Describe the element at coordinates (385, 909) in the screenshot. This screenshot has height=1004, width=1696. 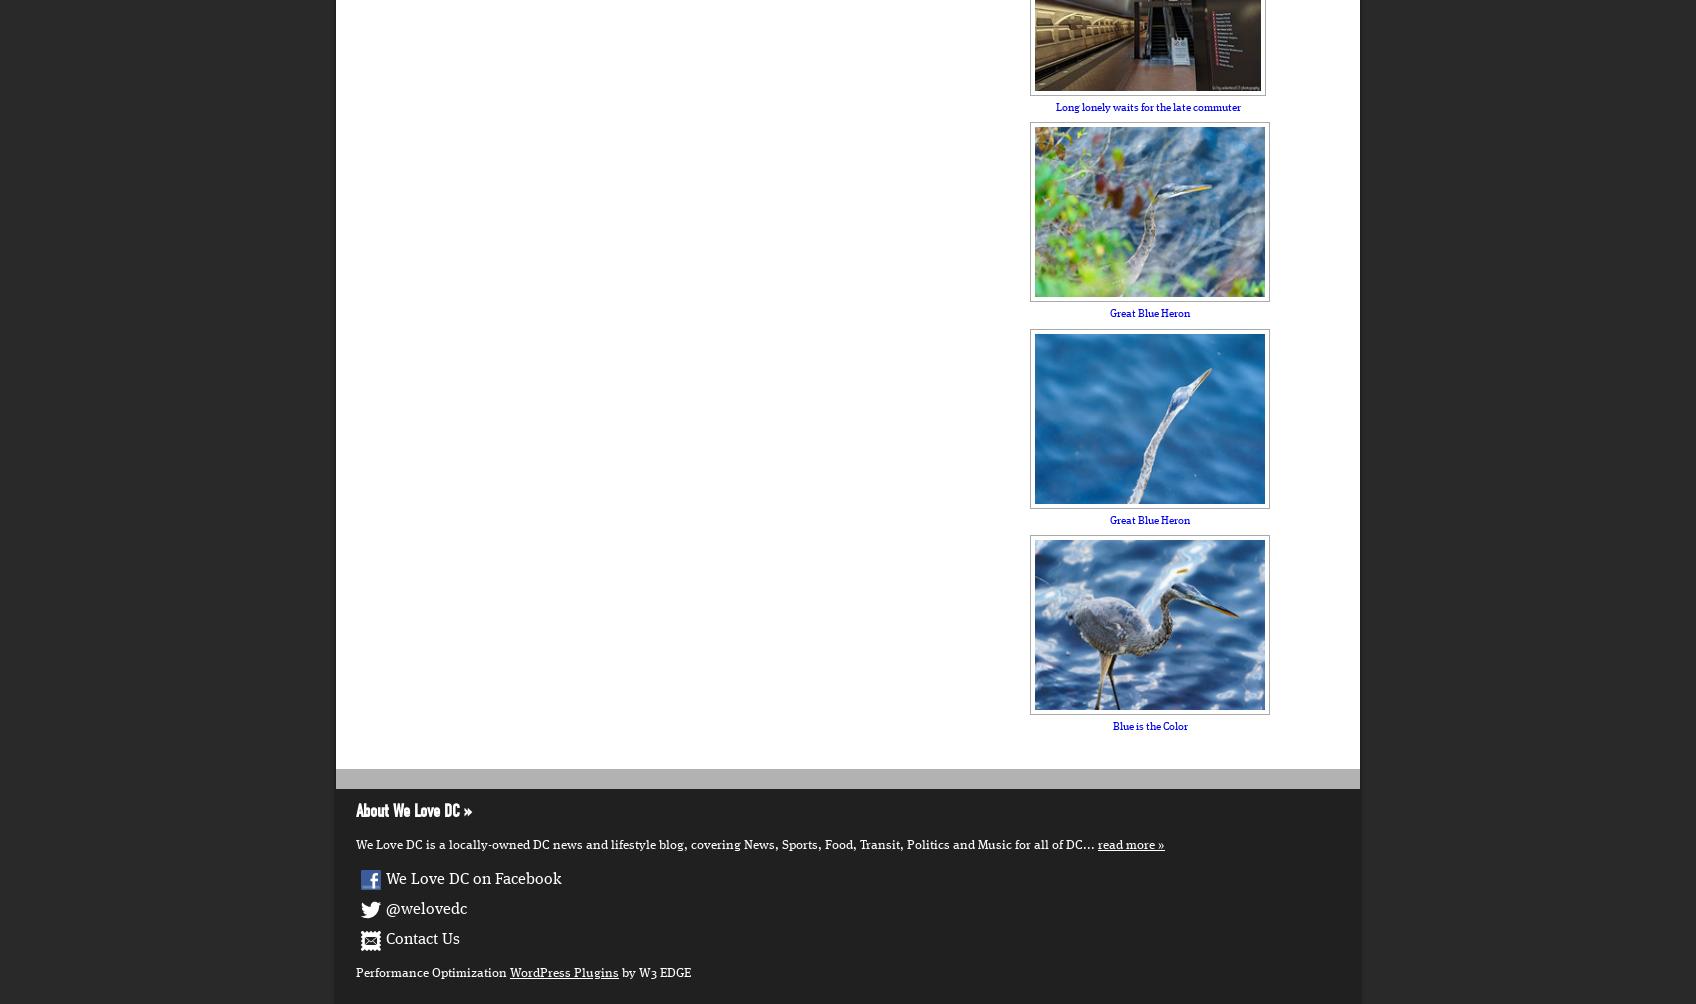
I see `'@welovedc'` at that location.